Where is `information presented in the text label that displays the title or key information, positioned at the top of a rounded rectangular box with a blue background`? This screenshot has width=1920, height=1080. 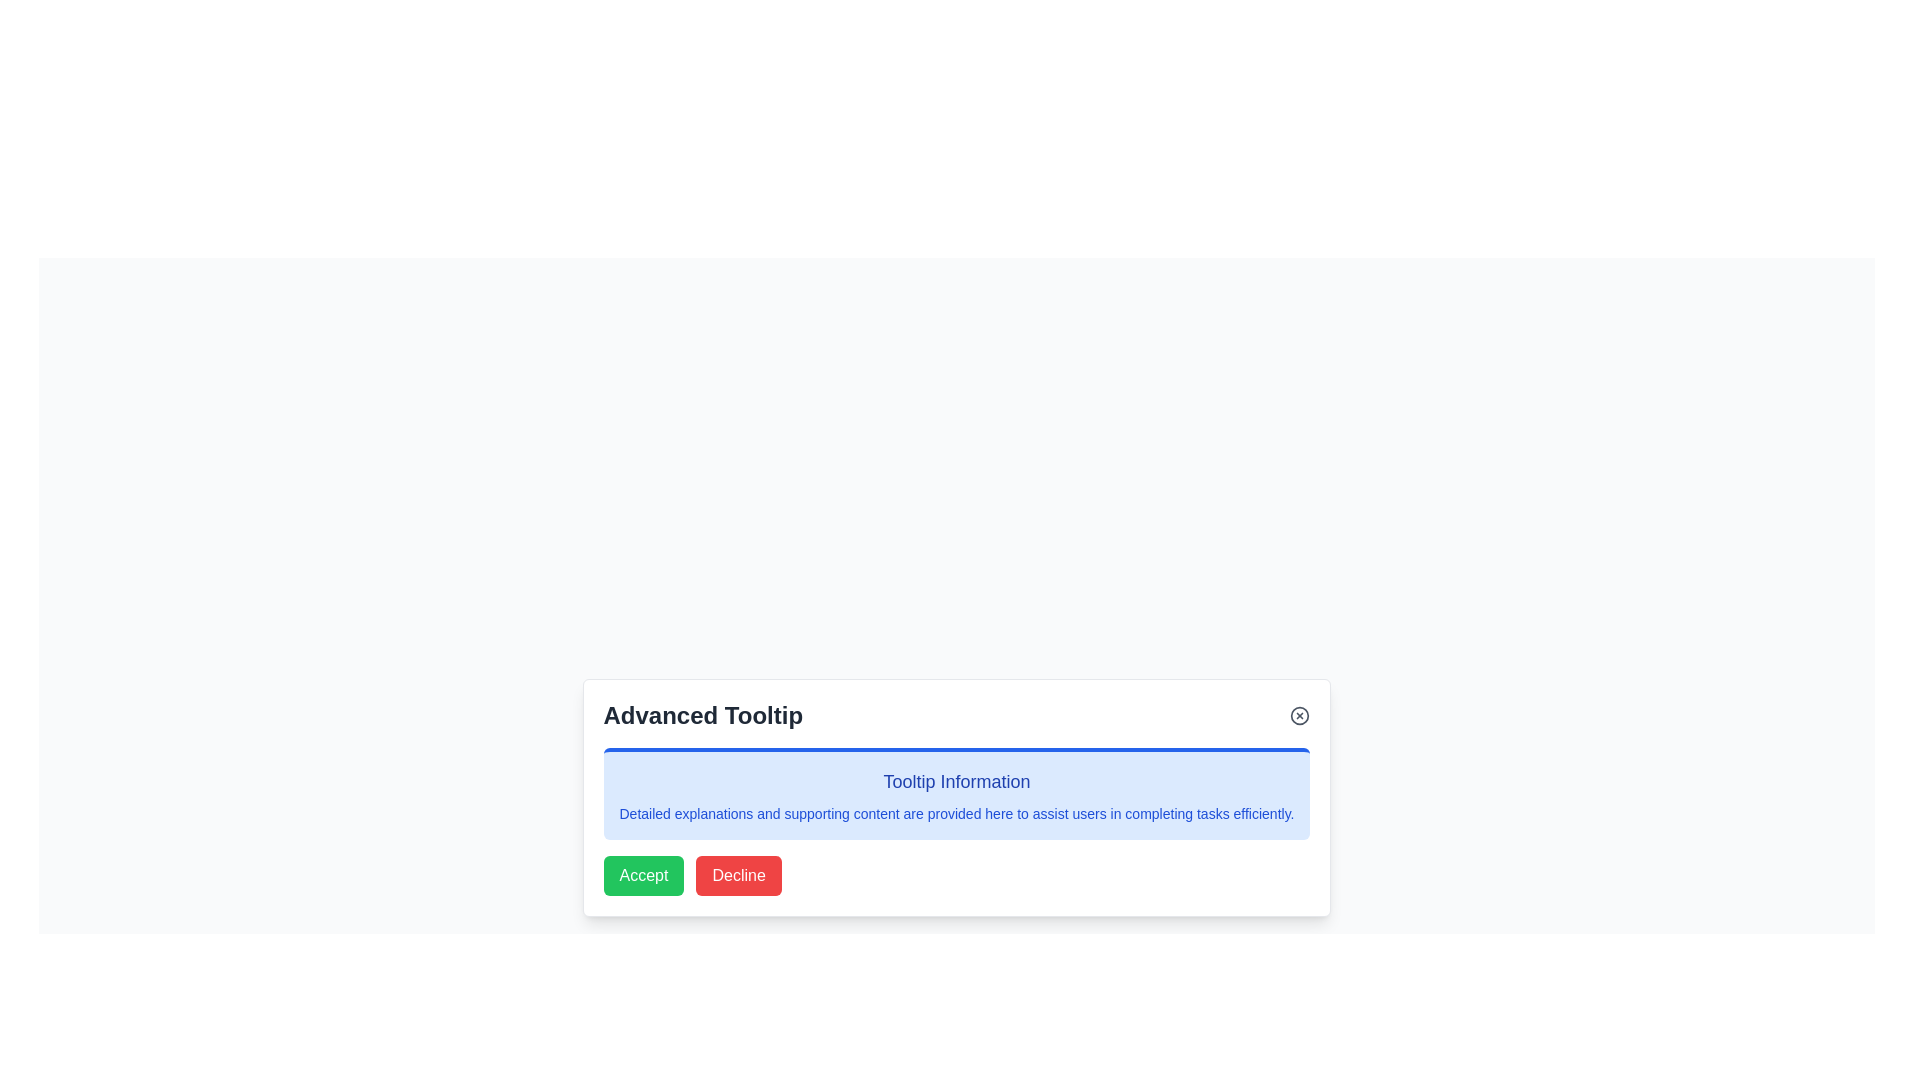
information presented in the text label that displays the title or key information, positioned at the top of a rounded rectangular box with a blue background is located at coordinates (955, 781).